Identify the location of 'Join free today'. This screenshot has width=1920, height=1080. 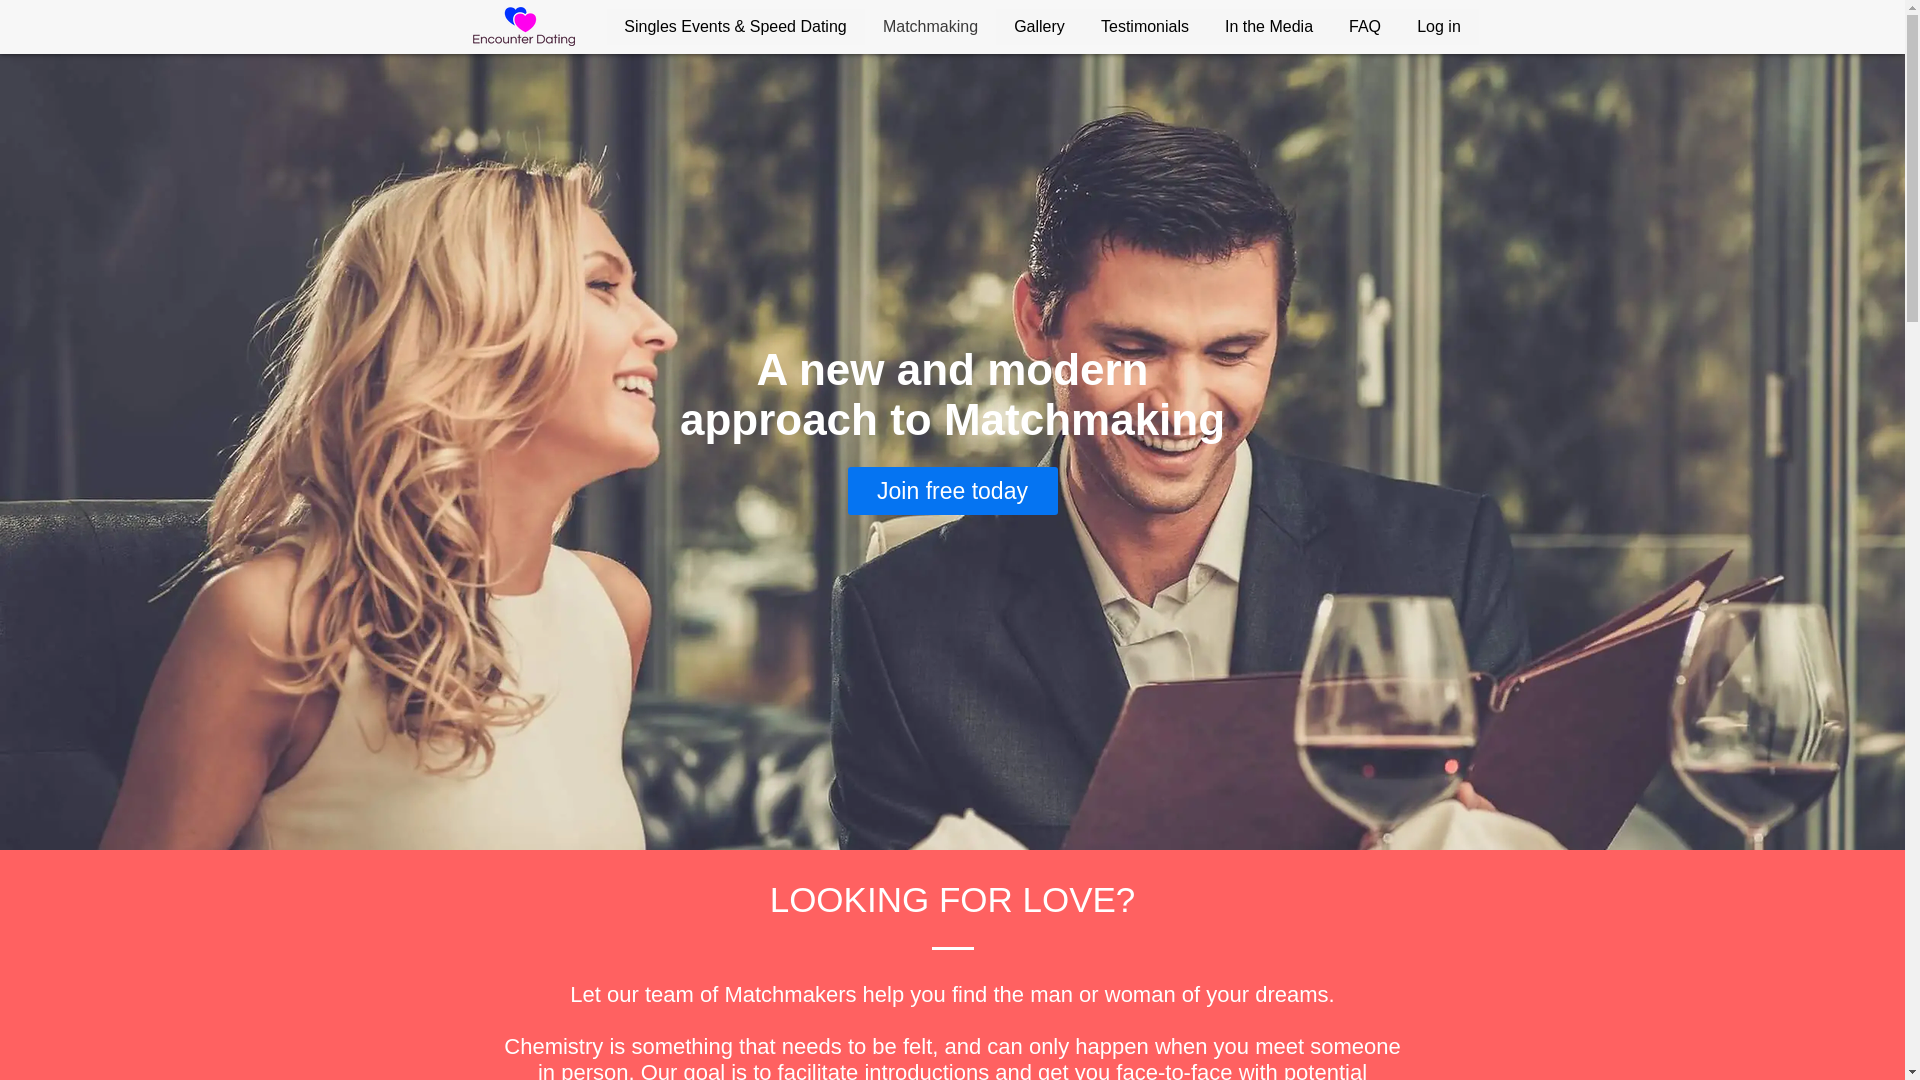
(952, 490).